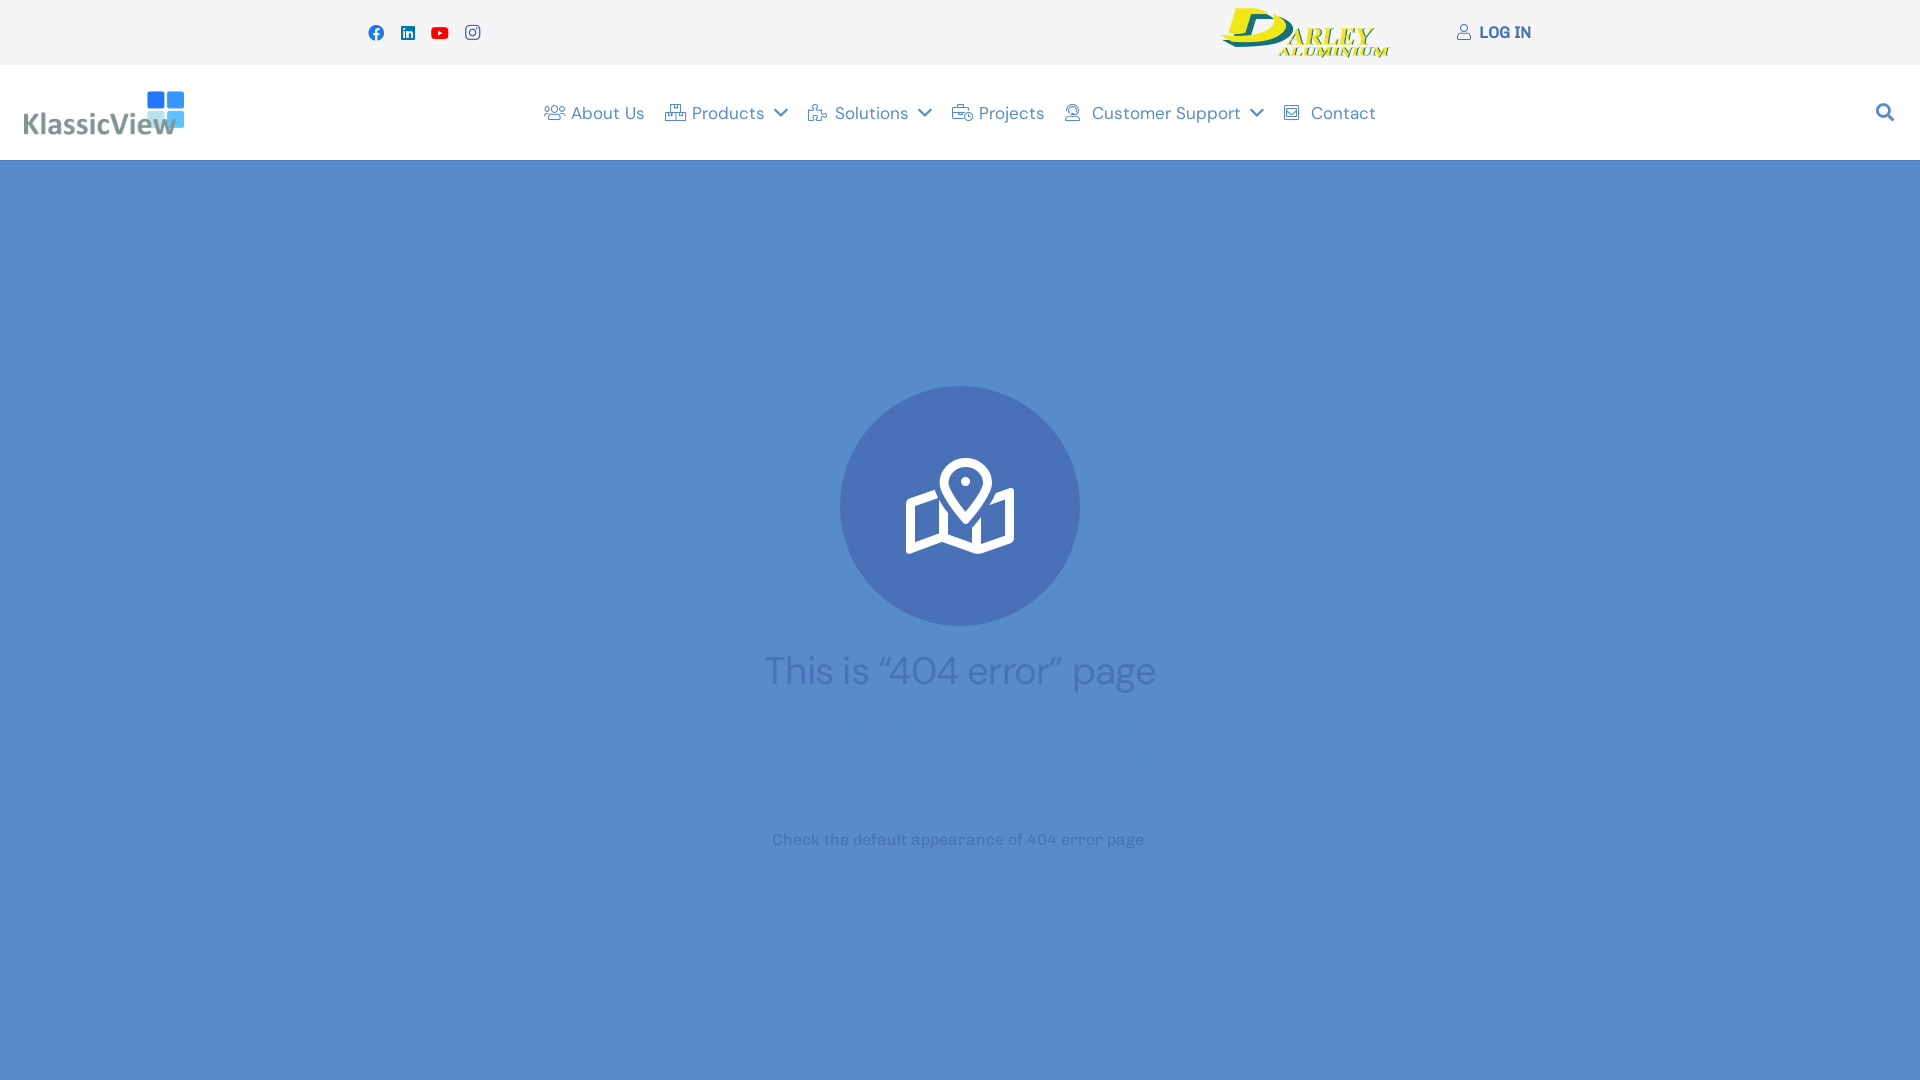  Describe the element at coordinates (392, 31) in the screenshot. I see `'LinkedIn'` at that location.